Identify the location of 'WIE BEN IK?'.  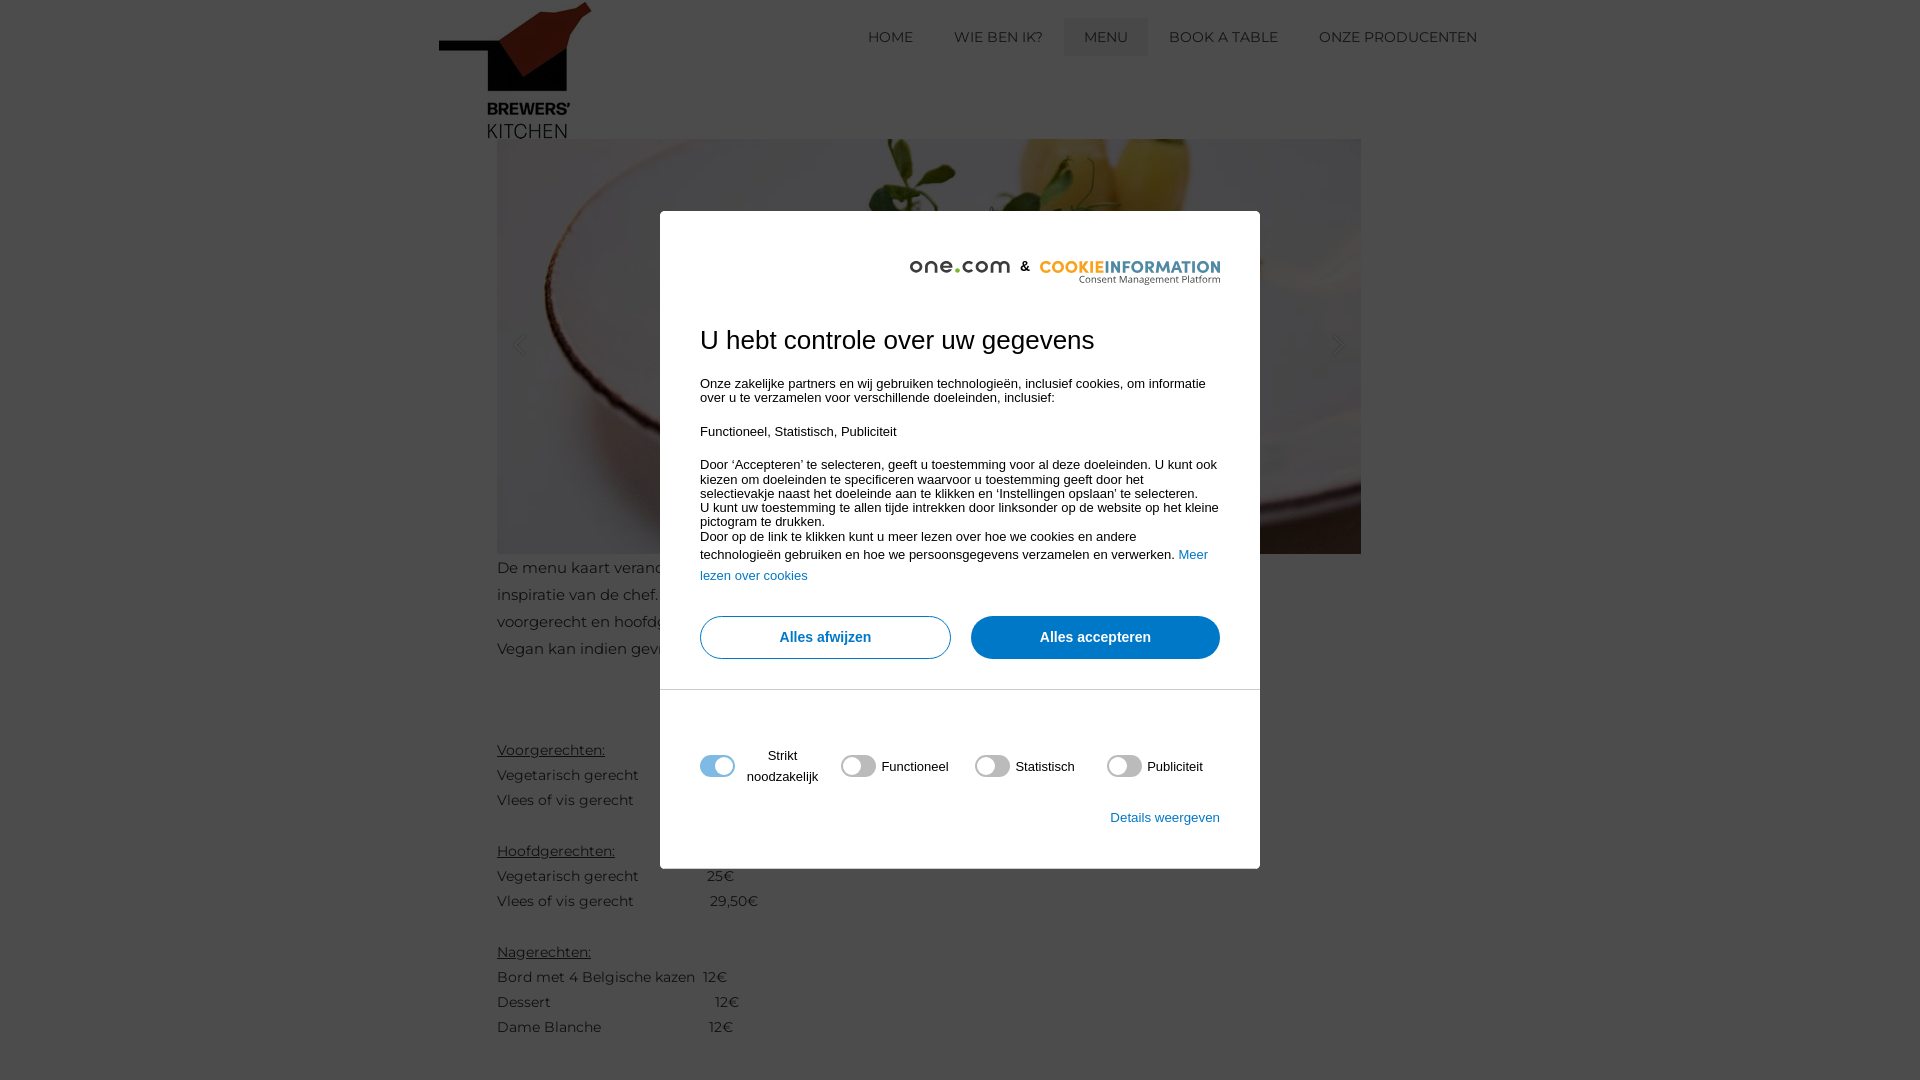
(933, 37).